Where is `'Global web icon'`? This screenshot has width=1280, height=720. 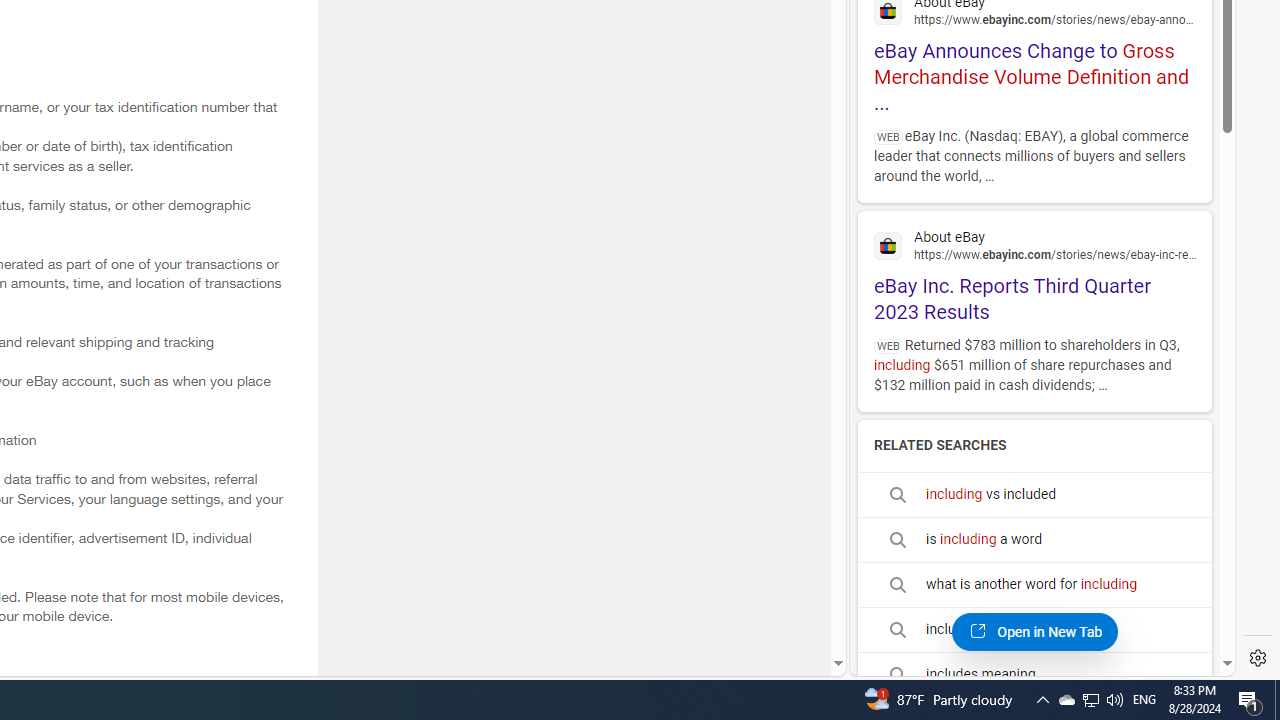 'Global web icon' is located at coordinates (887, 245).